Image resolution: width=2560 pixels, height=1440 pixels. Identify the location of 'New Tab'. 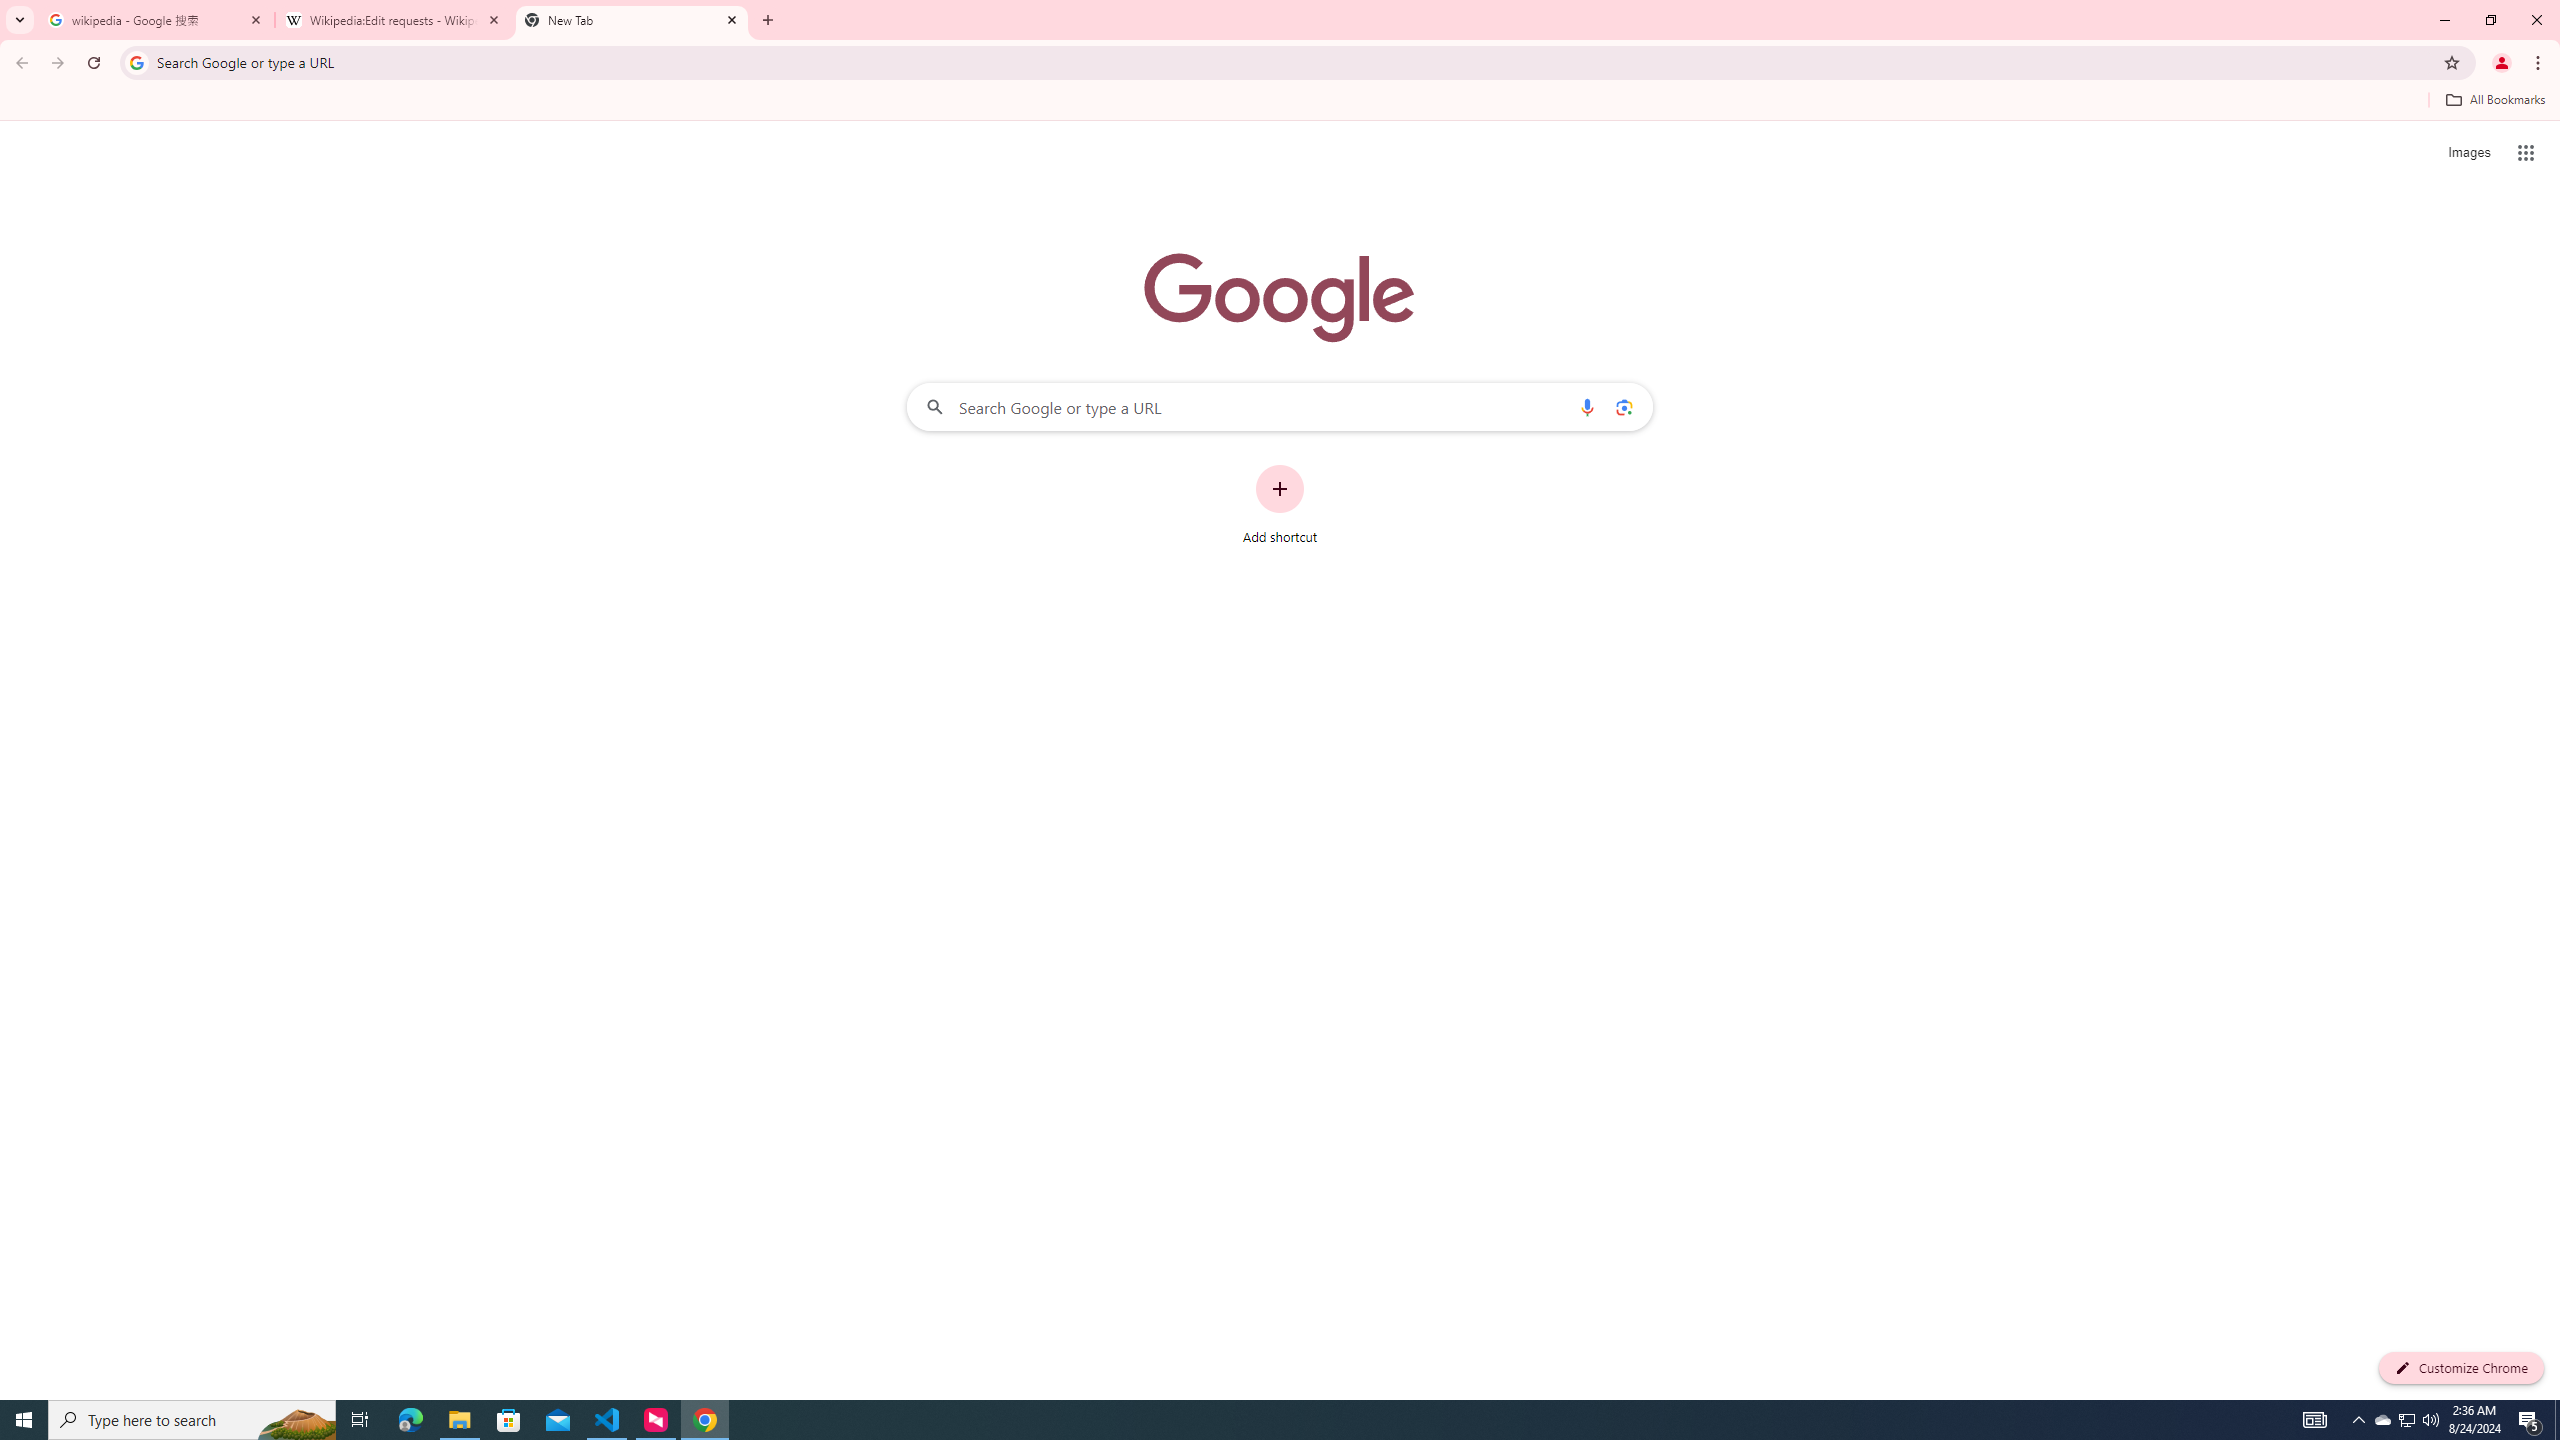
(631, 19).